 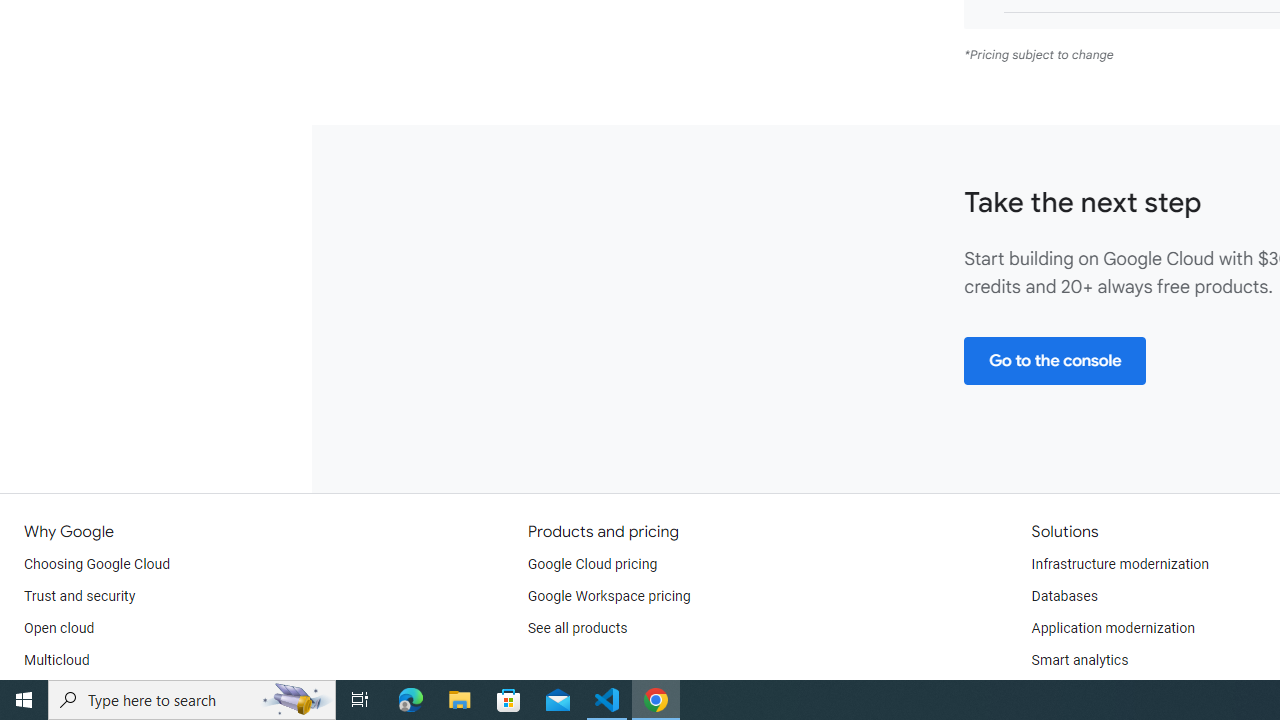 What do you see at coordinates (56, 660) in the screenshot?
I see `'Multicloud'` at bounding box center [56, 660].